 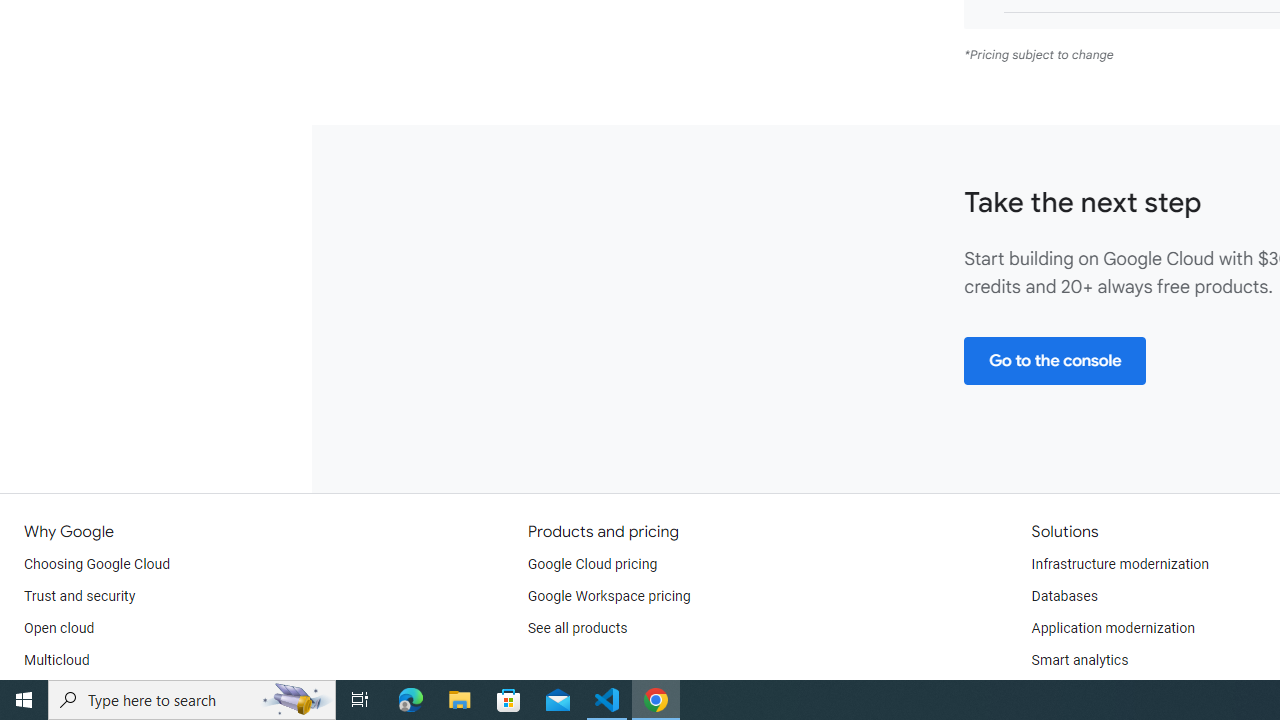 What do you see at coordinates (56, 660) in the screenshot?
I see `'Multicloud'` at bounding box center [56, 660].